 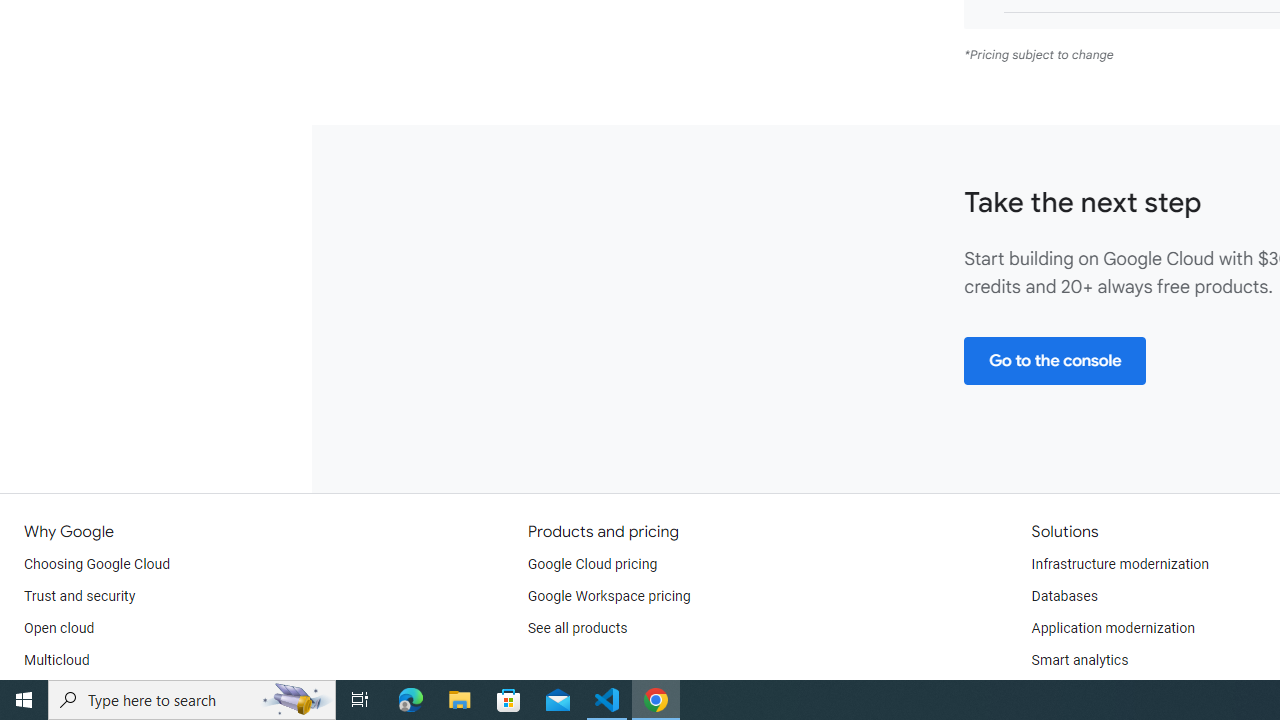 What do you see at coordinates (56, 660) in the screenshot?
I see `'Multicloud'` at bounding box center [56, 660].